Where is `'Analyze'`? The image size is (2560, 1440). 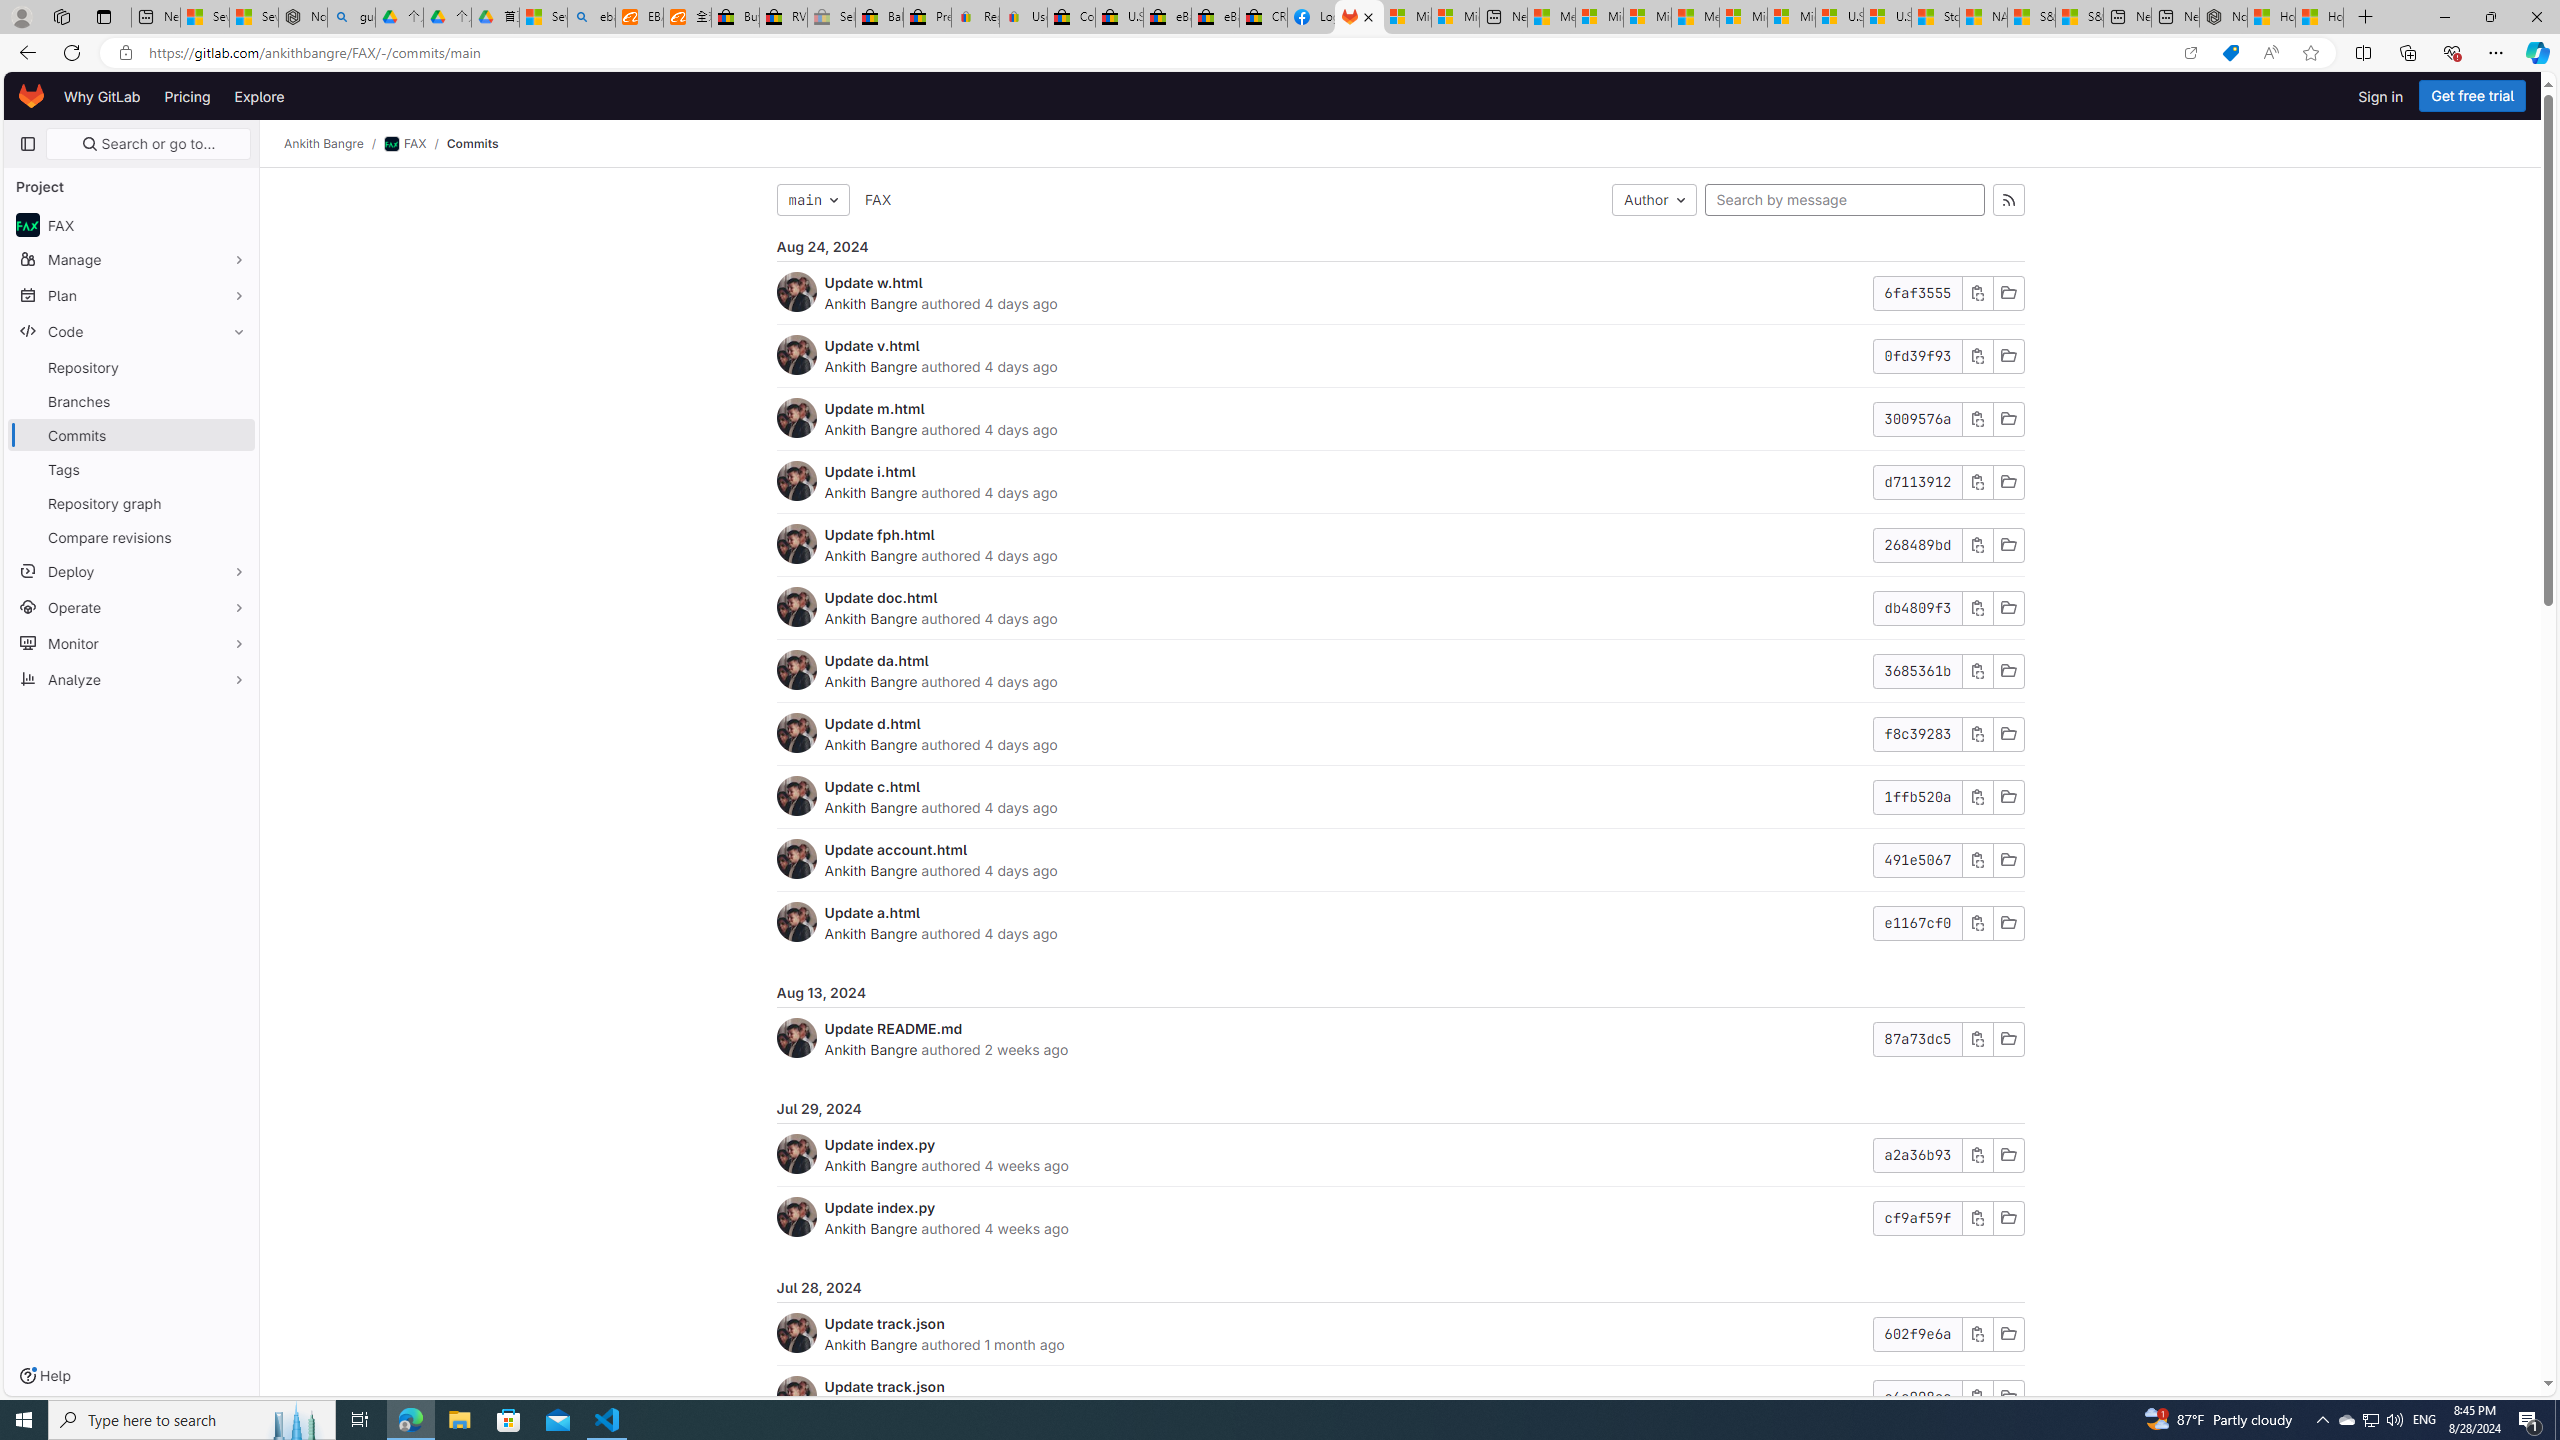
'Analyze' is located at coordinates (130, 677).